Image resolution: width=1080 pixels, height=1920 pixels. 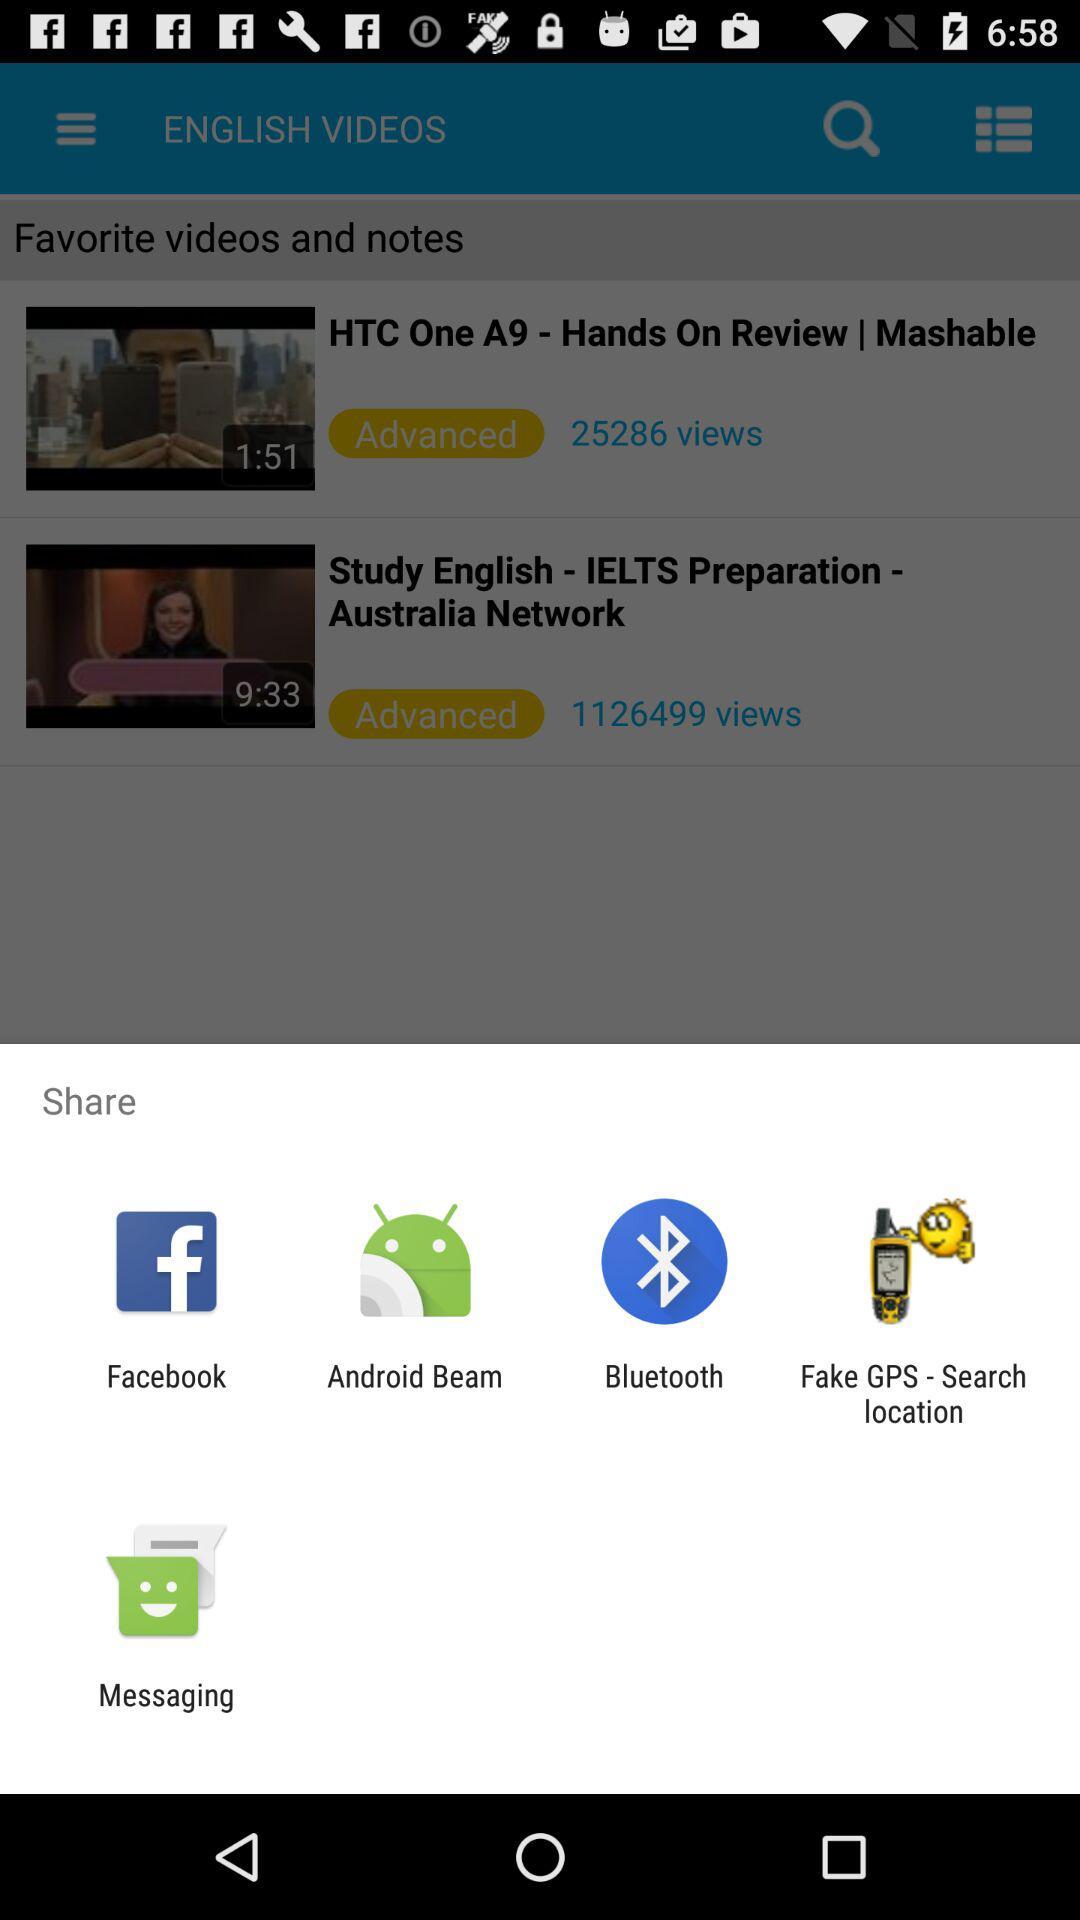 What do you see at coordinates (165, 1392) in the screenshot?
I see `the app next to the android beam` at bounding box center [165, 1392].